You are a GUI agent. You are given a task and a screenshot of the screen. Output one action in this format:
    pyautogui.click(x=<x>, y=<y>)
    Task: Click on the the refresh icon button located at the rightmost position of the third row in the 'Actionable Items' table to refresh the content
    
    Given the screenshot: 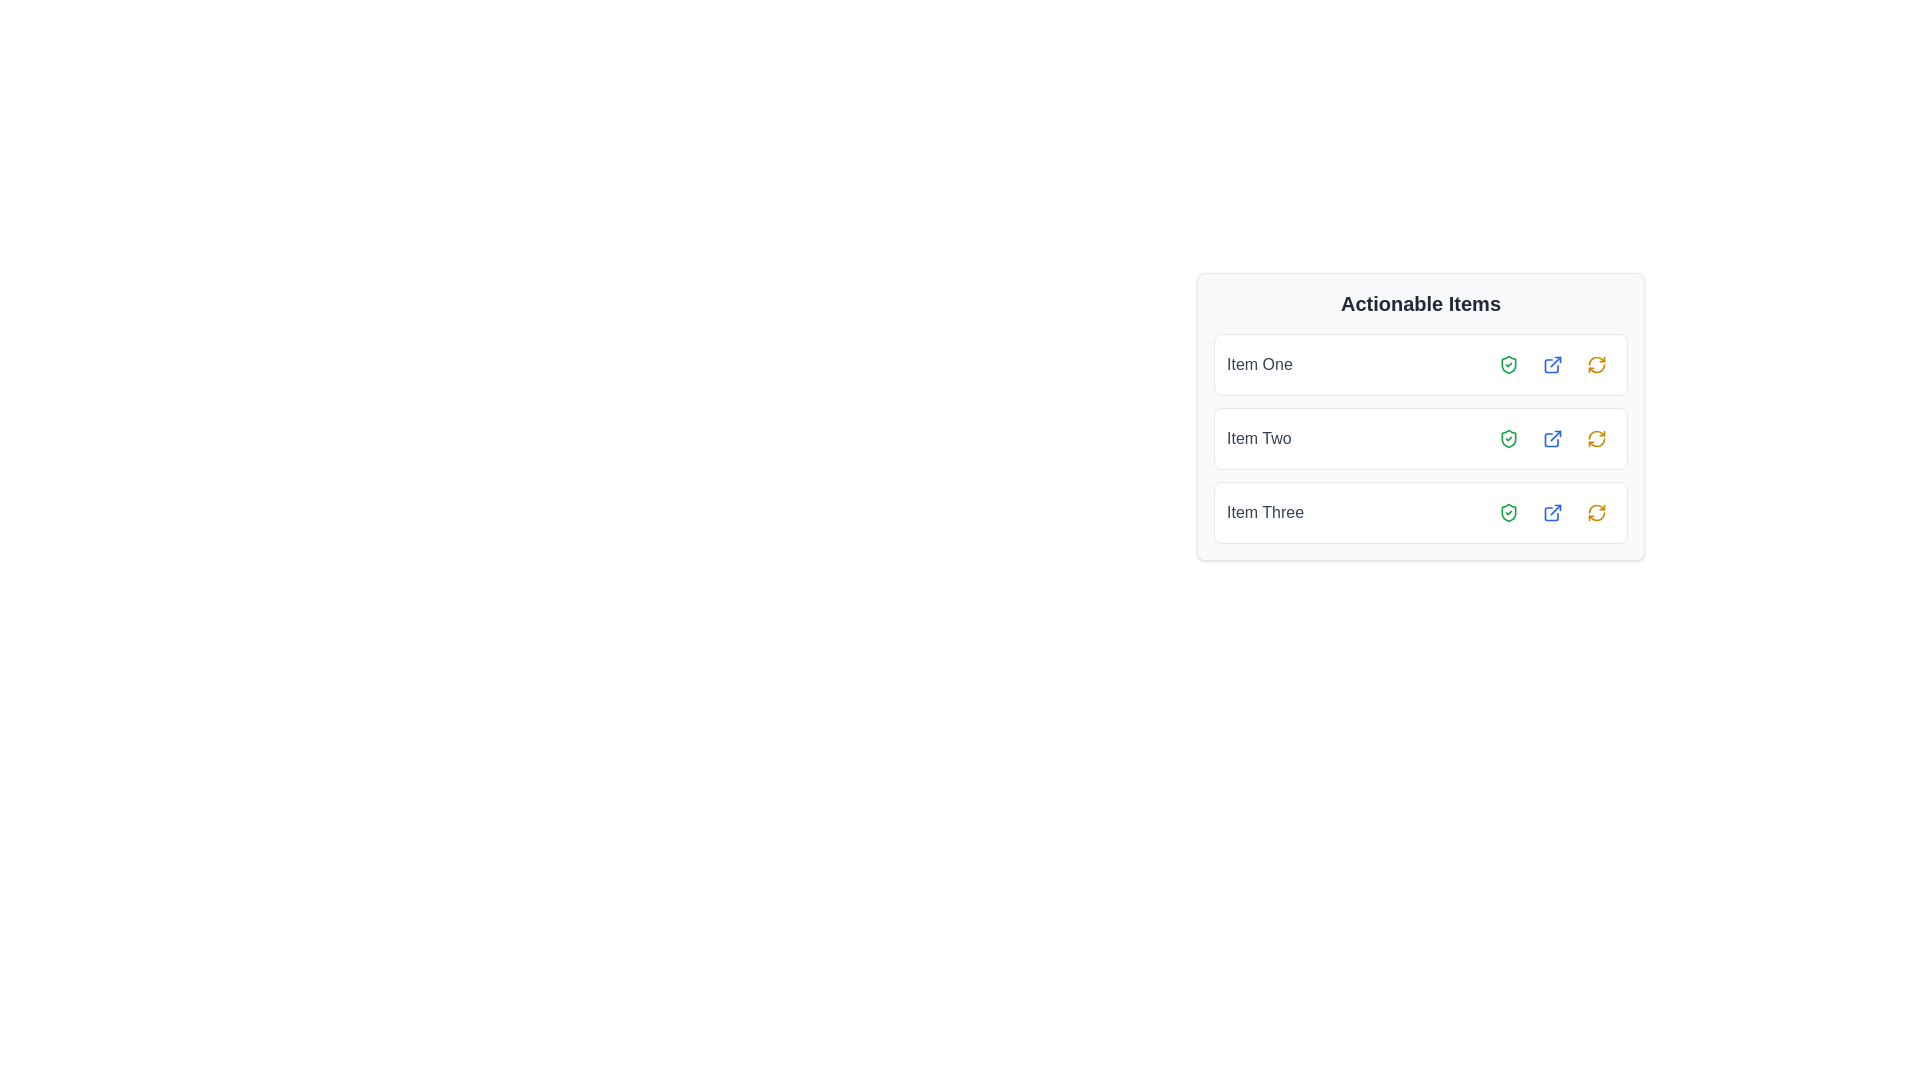 What is the action you would take?
    pyautogui.click(x=1596, y=512)
    